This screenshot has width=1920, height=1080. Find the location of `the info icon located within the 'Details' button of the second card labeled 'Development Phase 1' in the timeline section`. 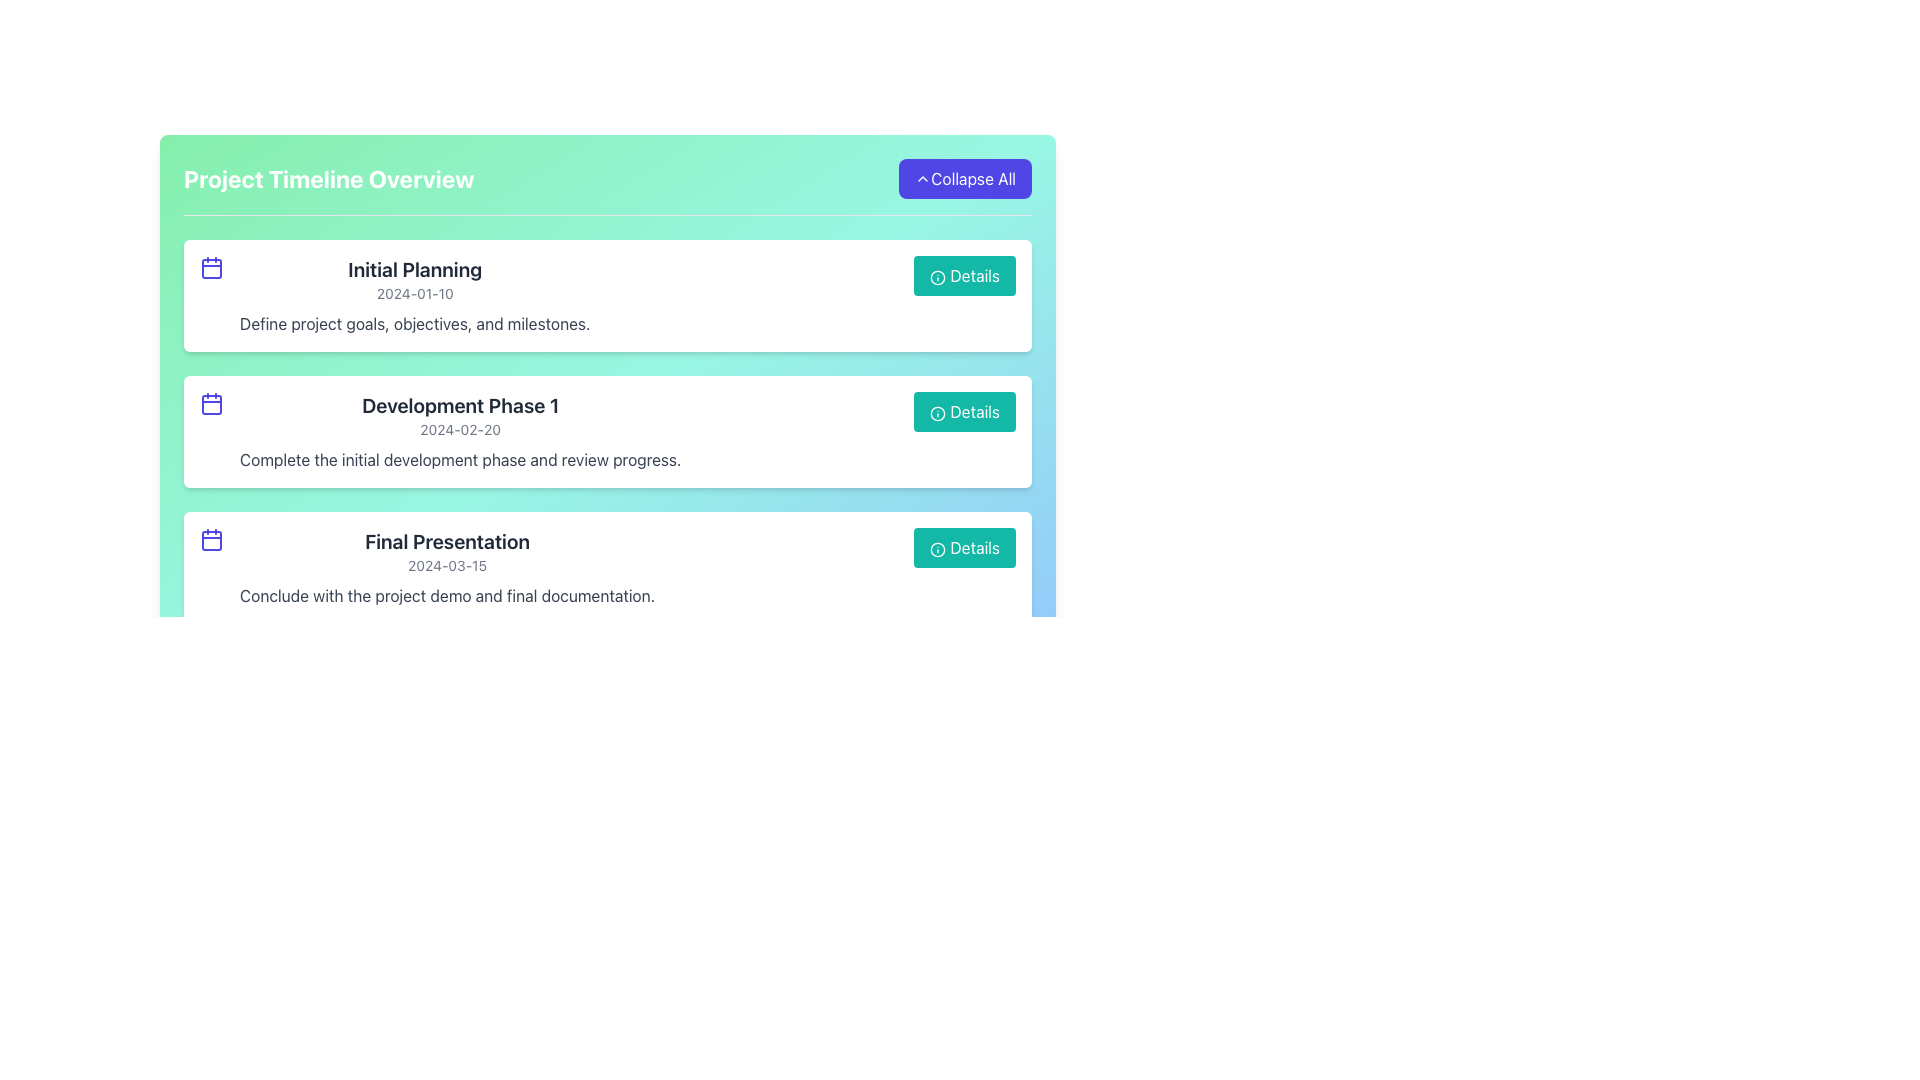

the info icon located within the 'Details' button of the second card labeled 'Development Phase 1' in the timeline section is located at coordinates (937, 412).